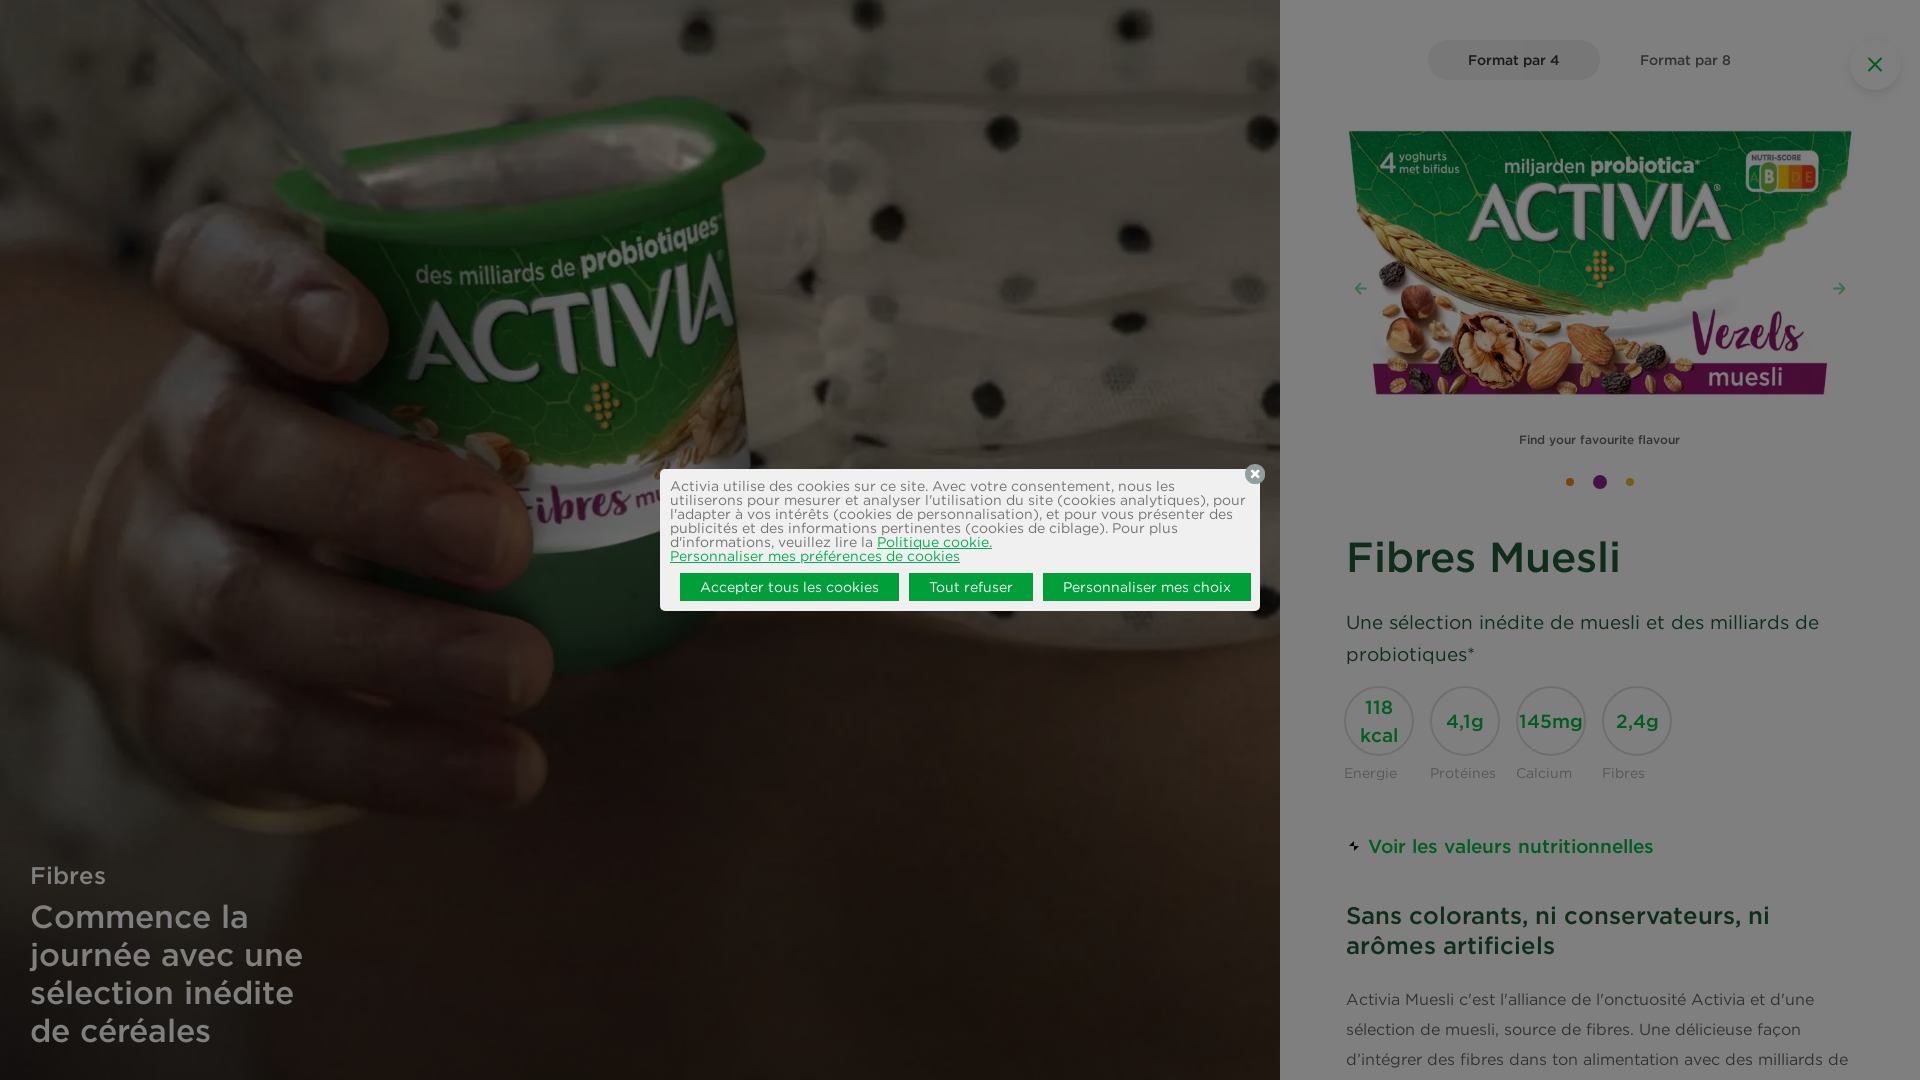 This screenshot has height=1080, width=1920. I want to click on 'Format par 8', so click(1598, 59).